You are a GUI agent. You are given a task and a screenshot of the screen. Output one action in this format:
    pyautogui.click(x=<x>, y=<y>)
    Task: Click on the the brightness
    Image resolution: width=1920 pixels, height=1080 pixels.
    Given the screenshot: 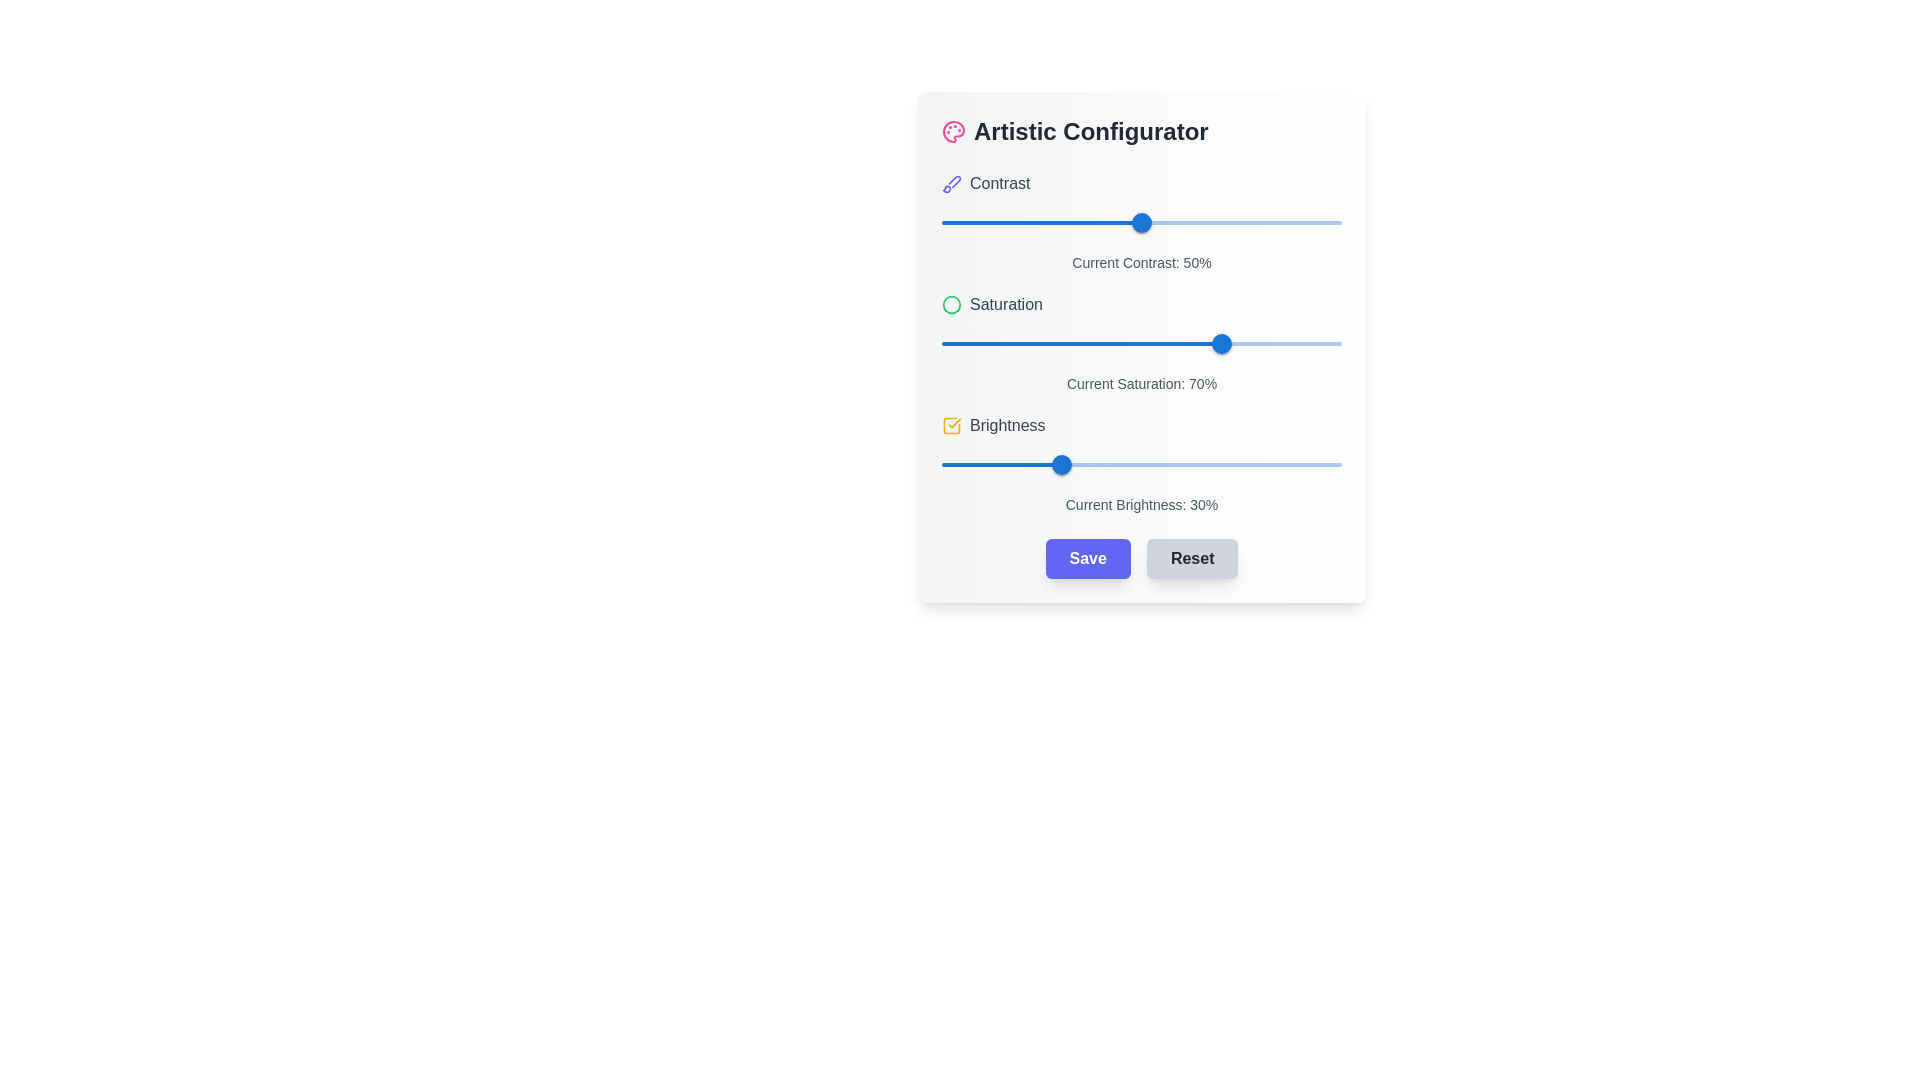 What is the action you would take?
    pyautogui.click(x=1181, y=465)
    